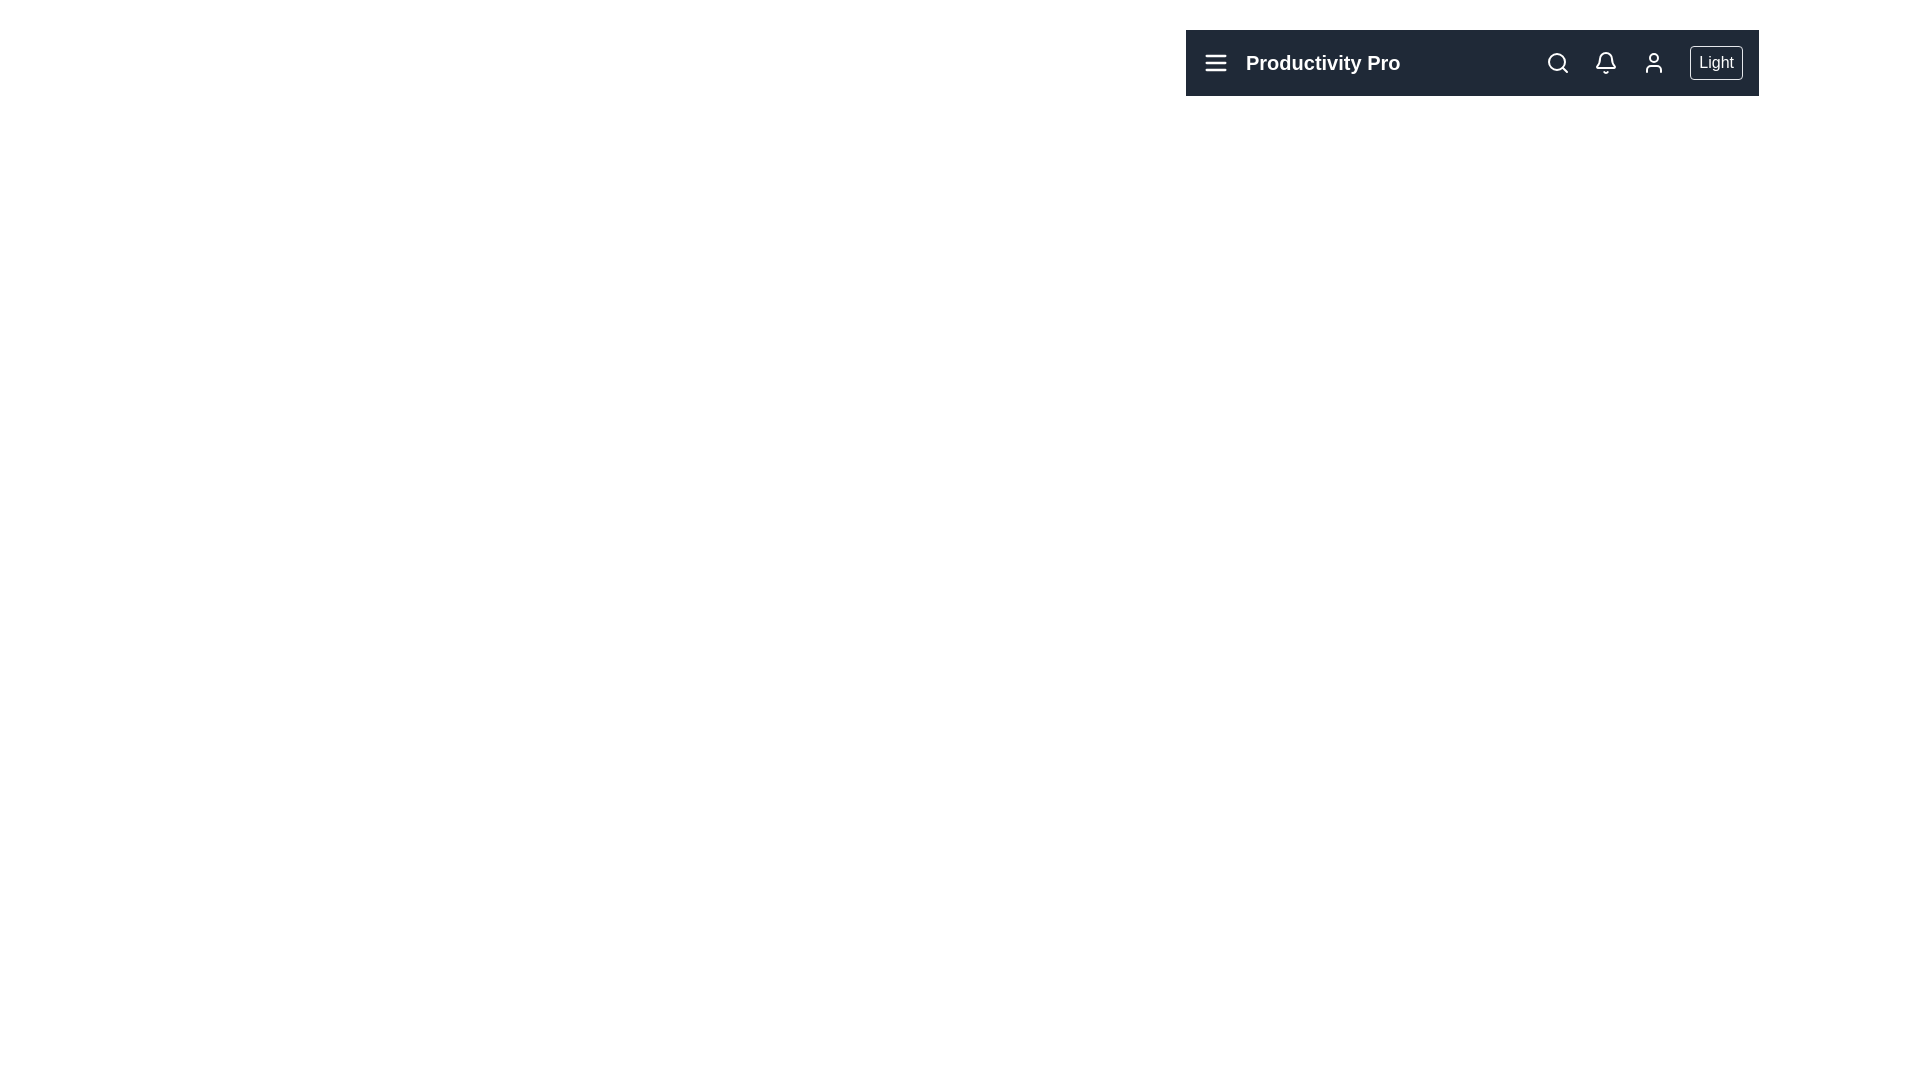 The image size is (1920, 1080). I want to click on 'Light' button to toggle the mode, so click(1715, 61).